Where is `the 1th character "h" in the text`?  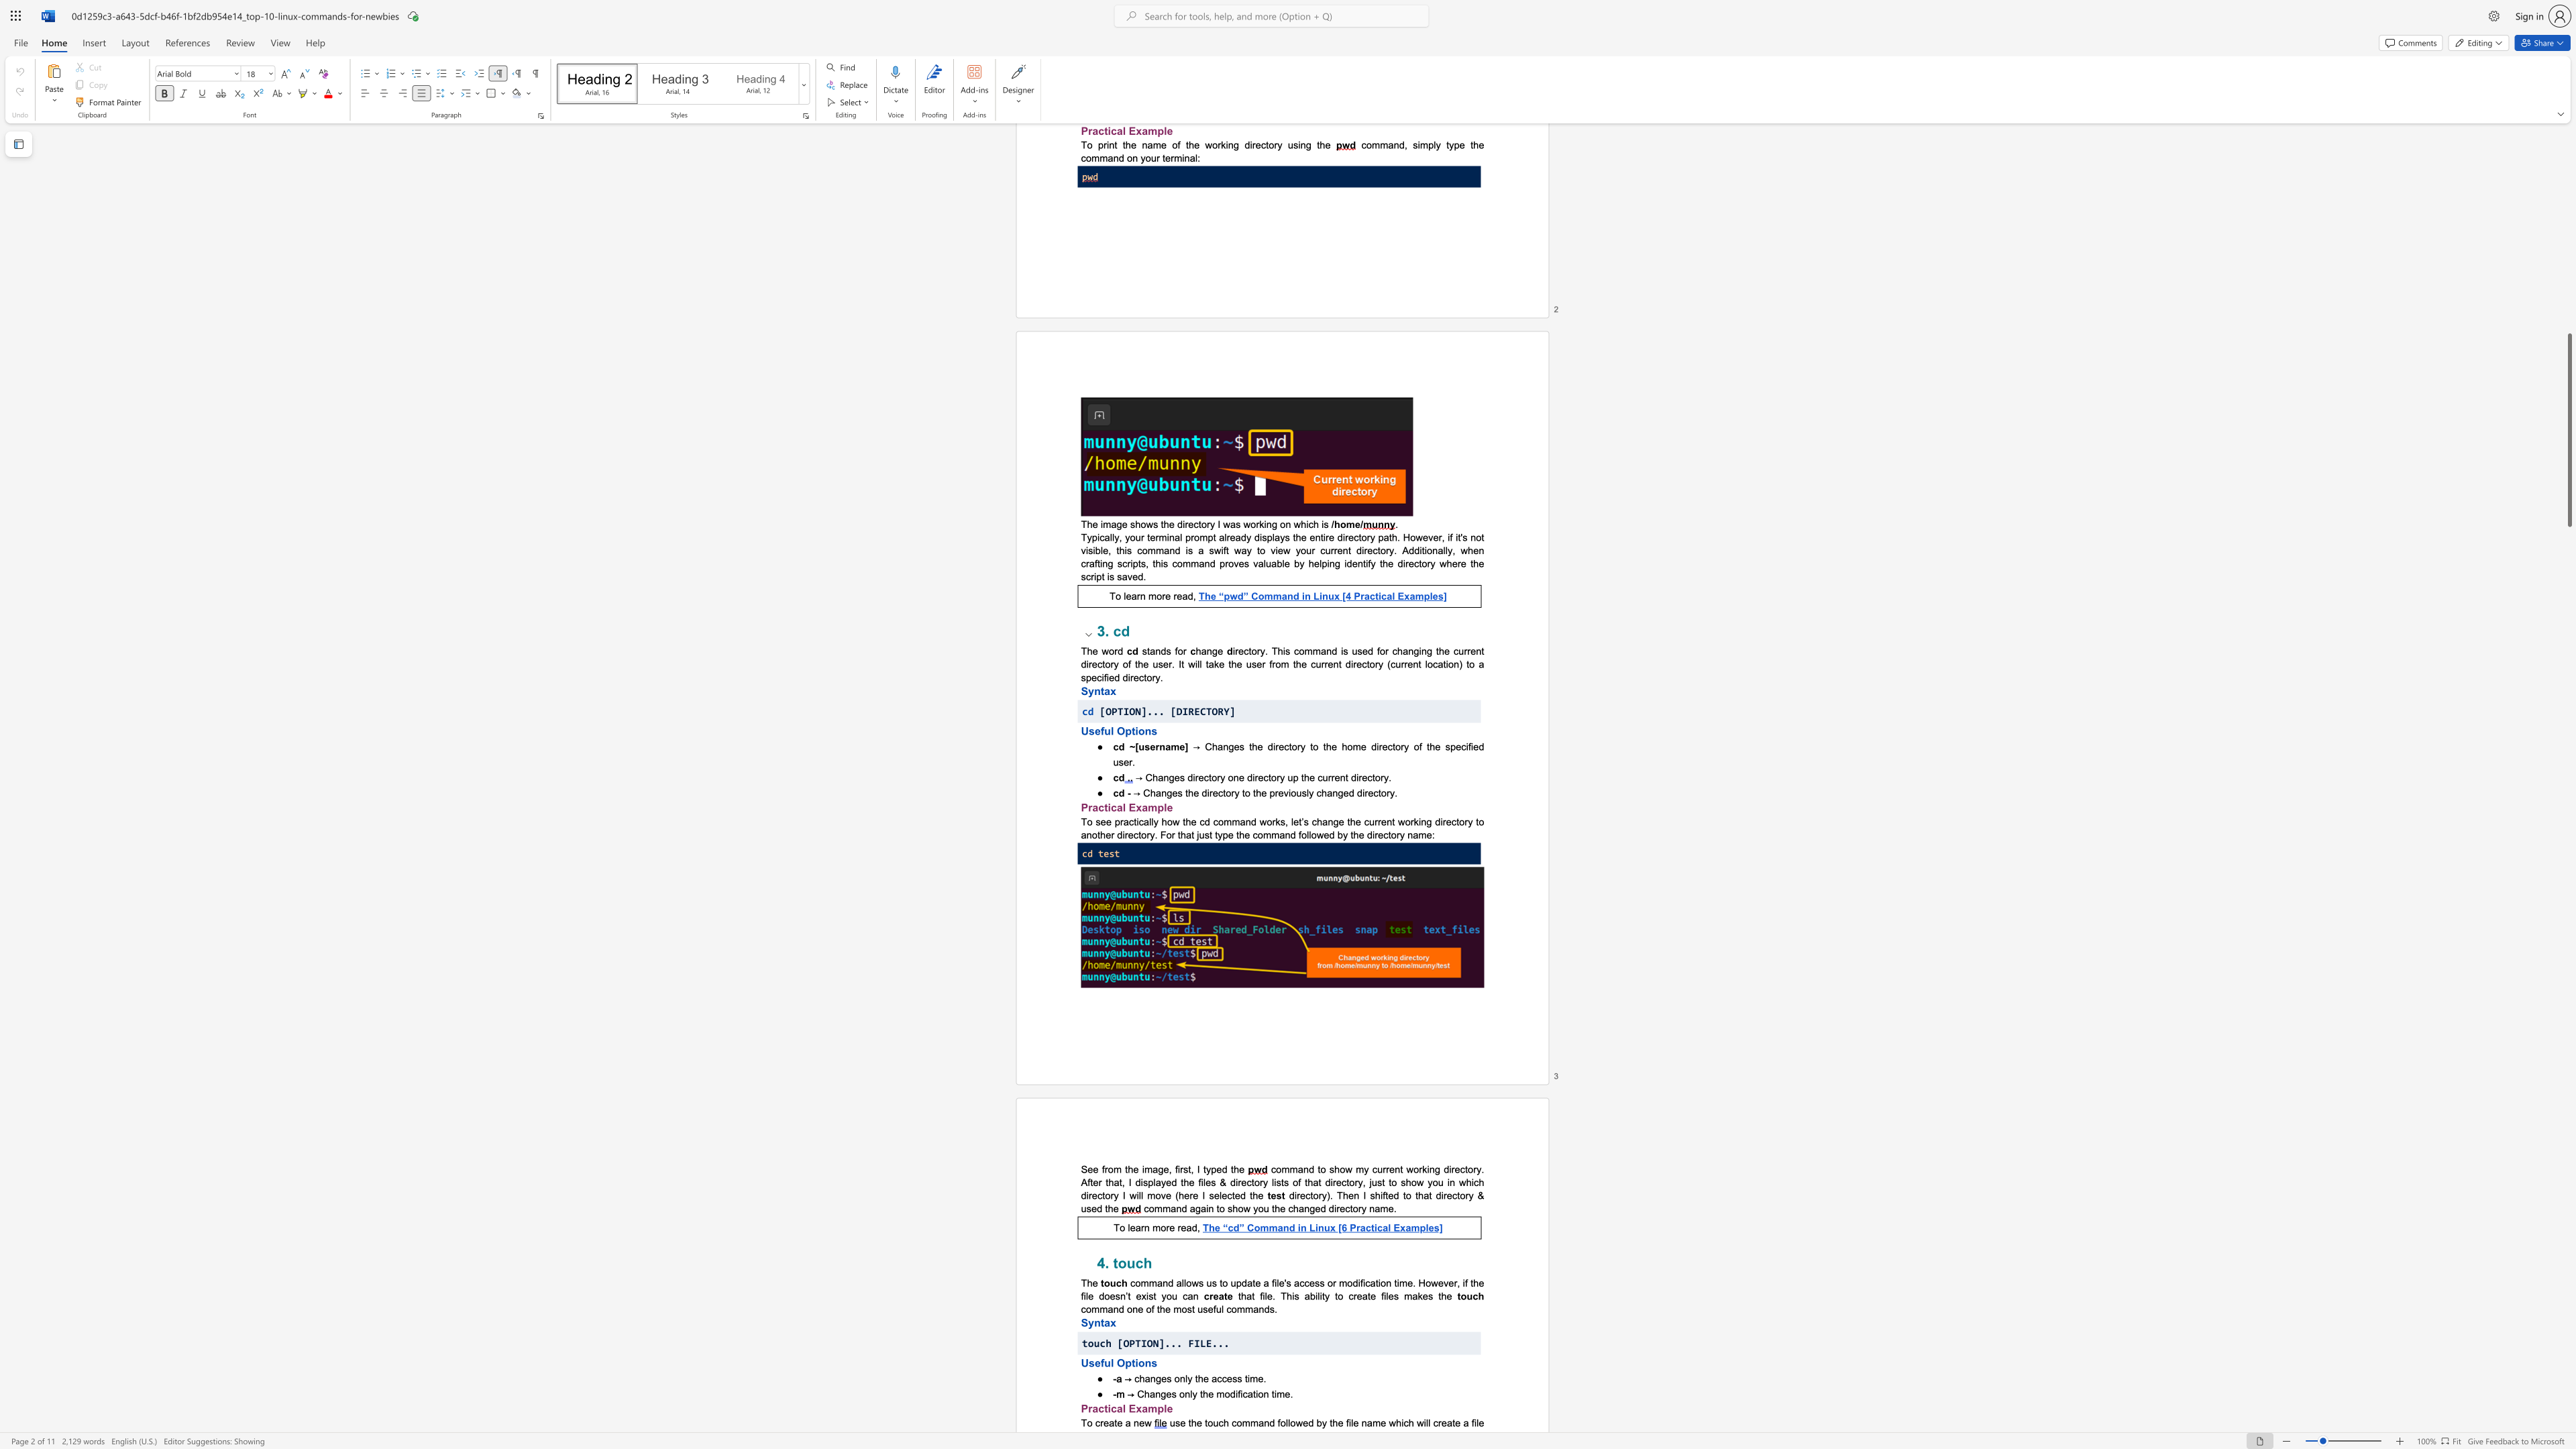
the 1th character "h" in the text is located at coordinates (1129, 1169).